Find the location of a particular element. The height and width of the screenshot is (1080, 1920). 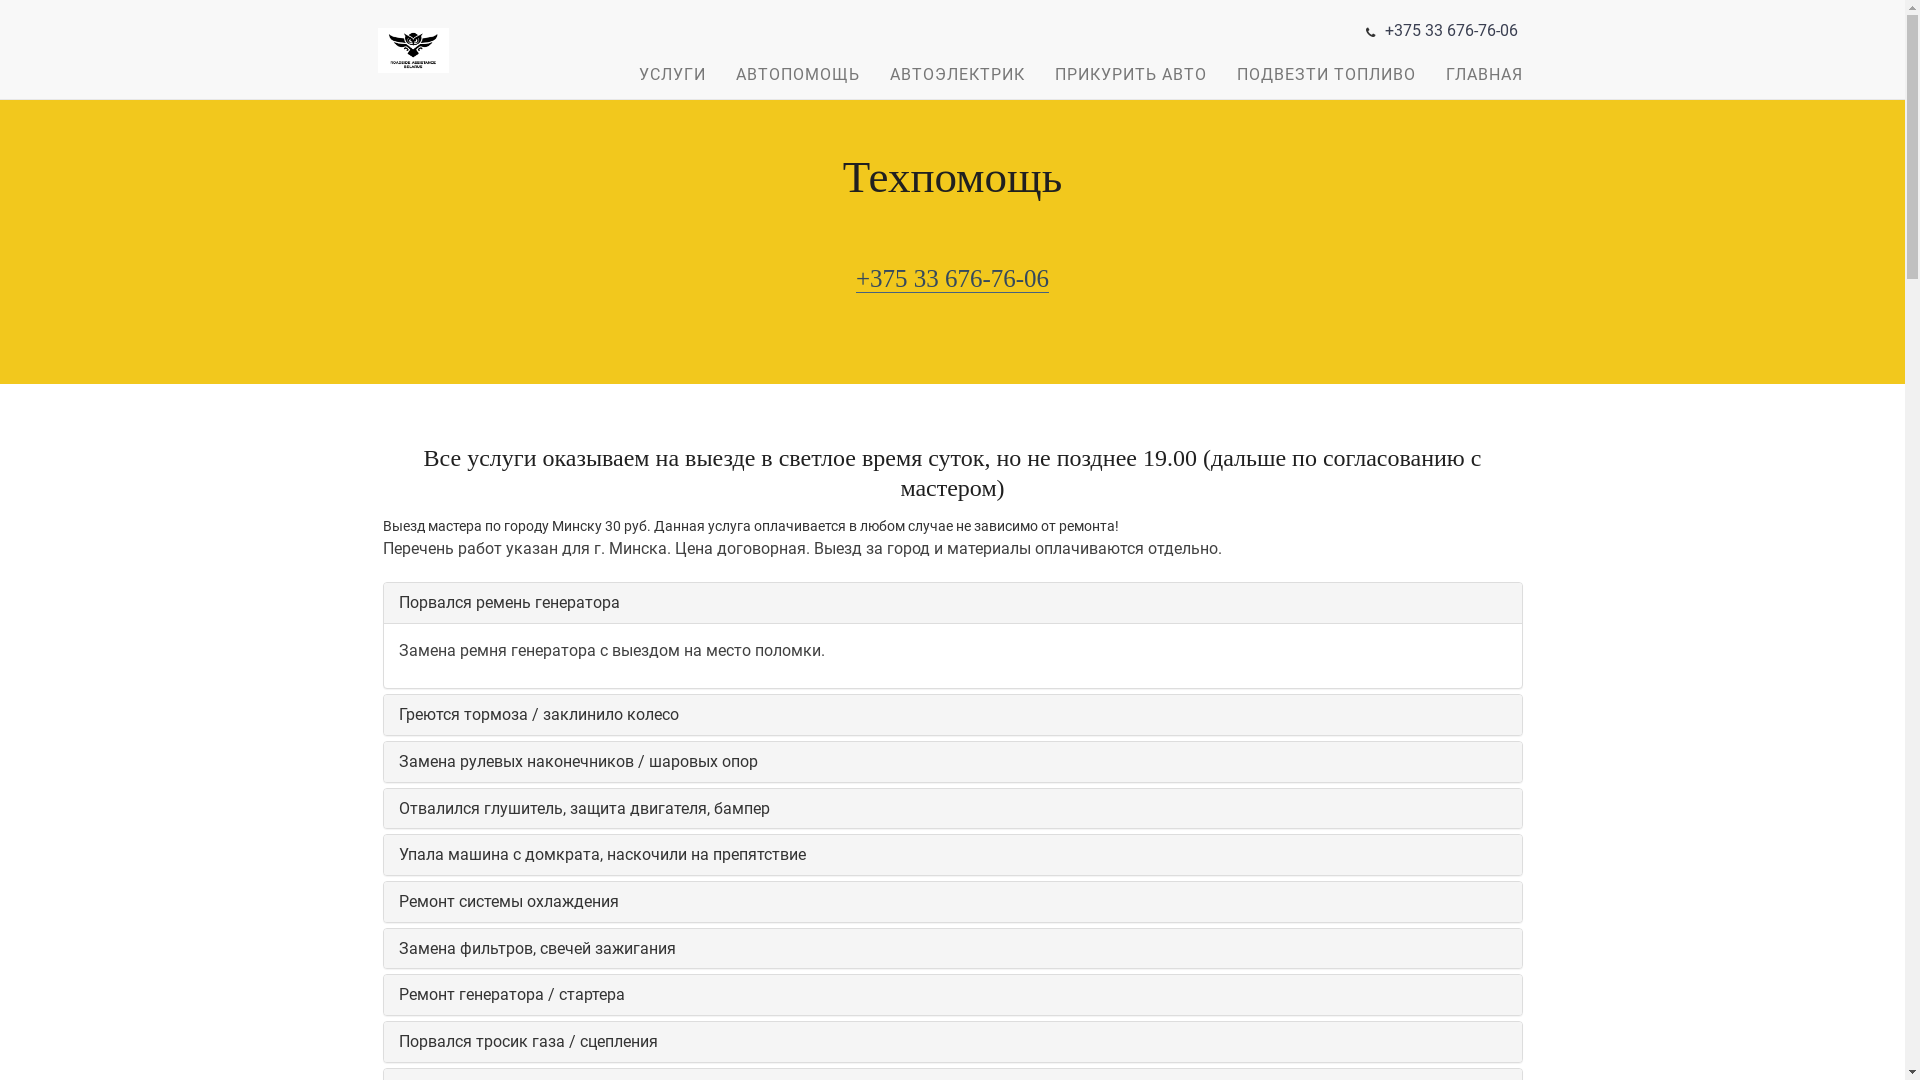

'+375 33 676-76-06' is located at coordinates (855, 278).